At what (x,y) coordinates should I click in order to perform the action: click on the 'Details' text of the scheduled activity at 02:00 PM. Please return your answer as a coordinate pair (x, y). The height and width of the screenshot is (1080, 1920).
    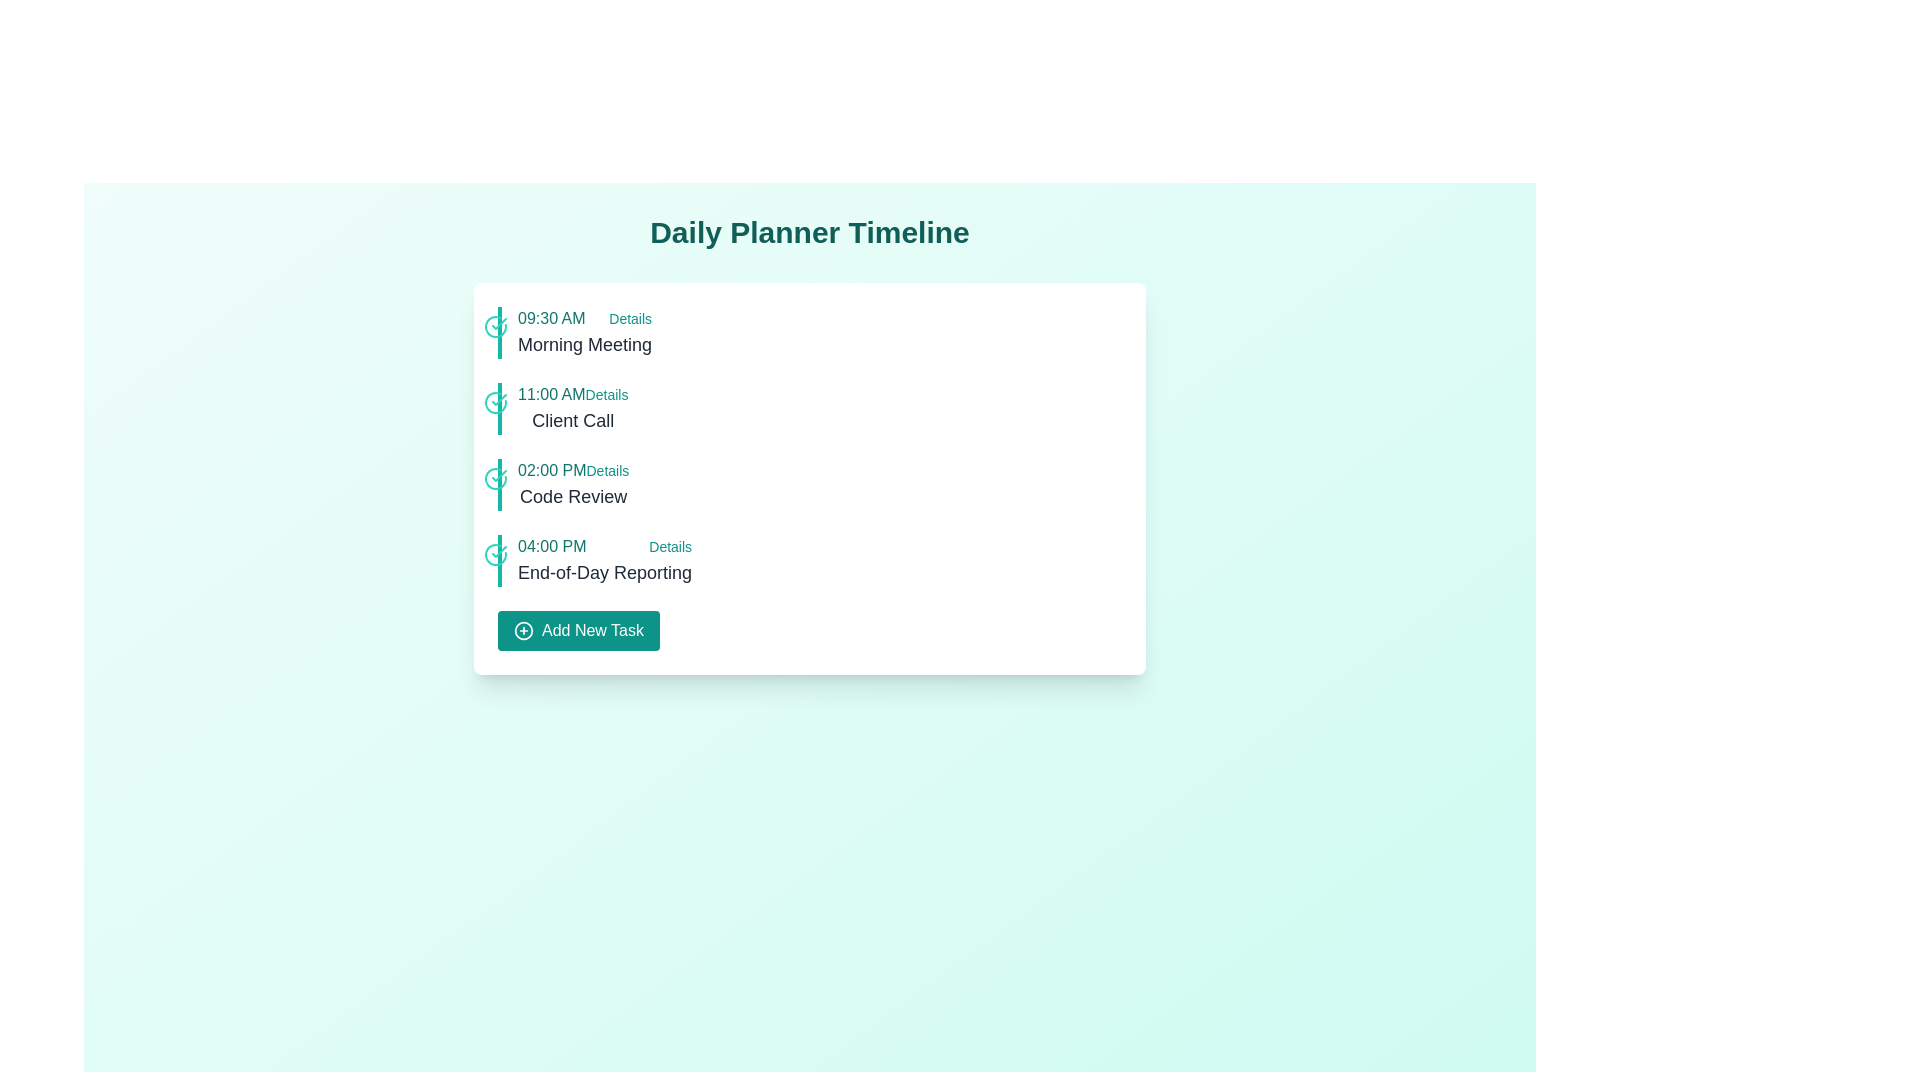
    Looking at the image, I should click on (572, 470).